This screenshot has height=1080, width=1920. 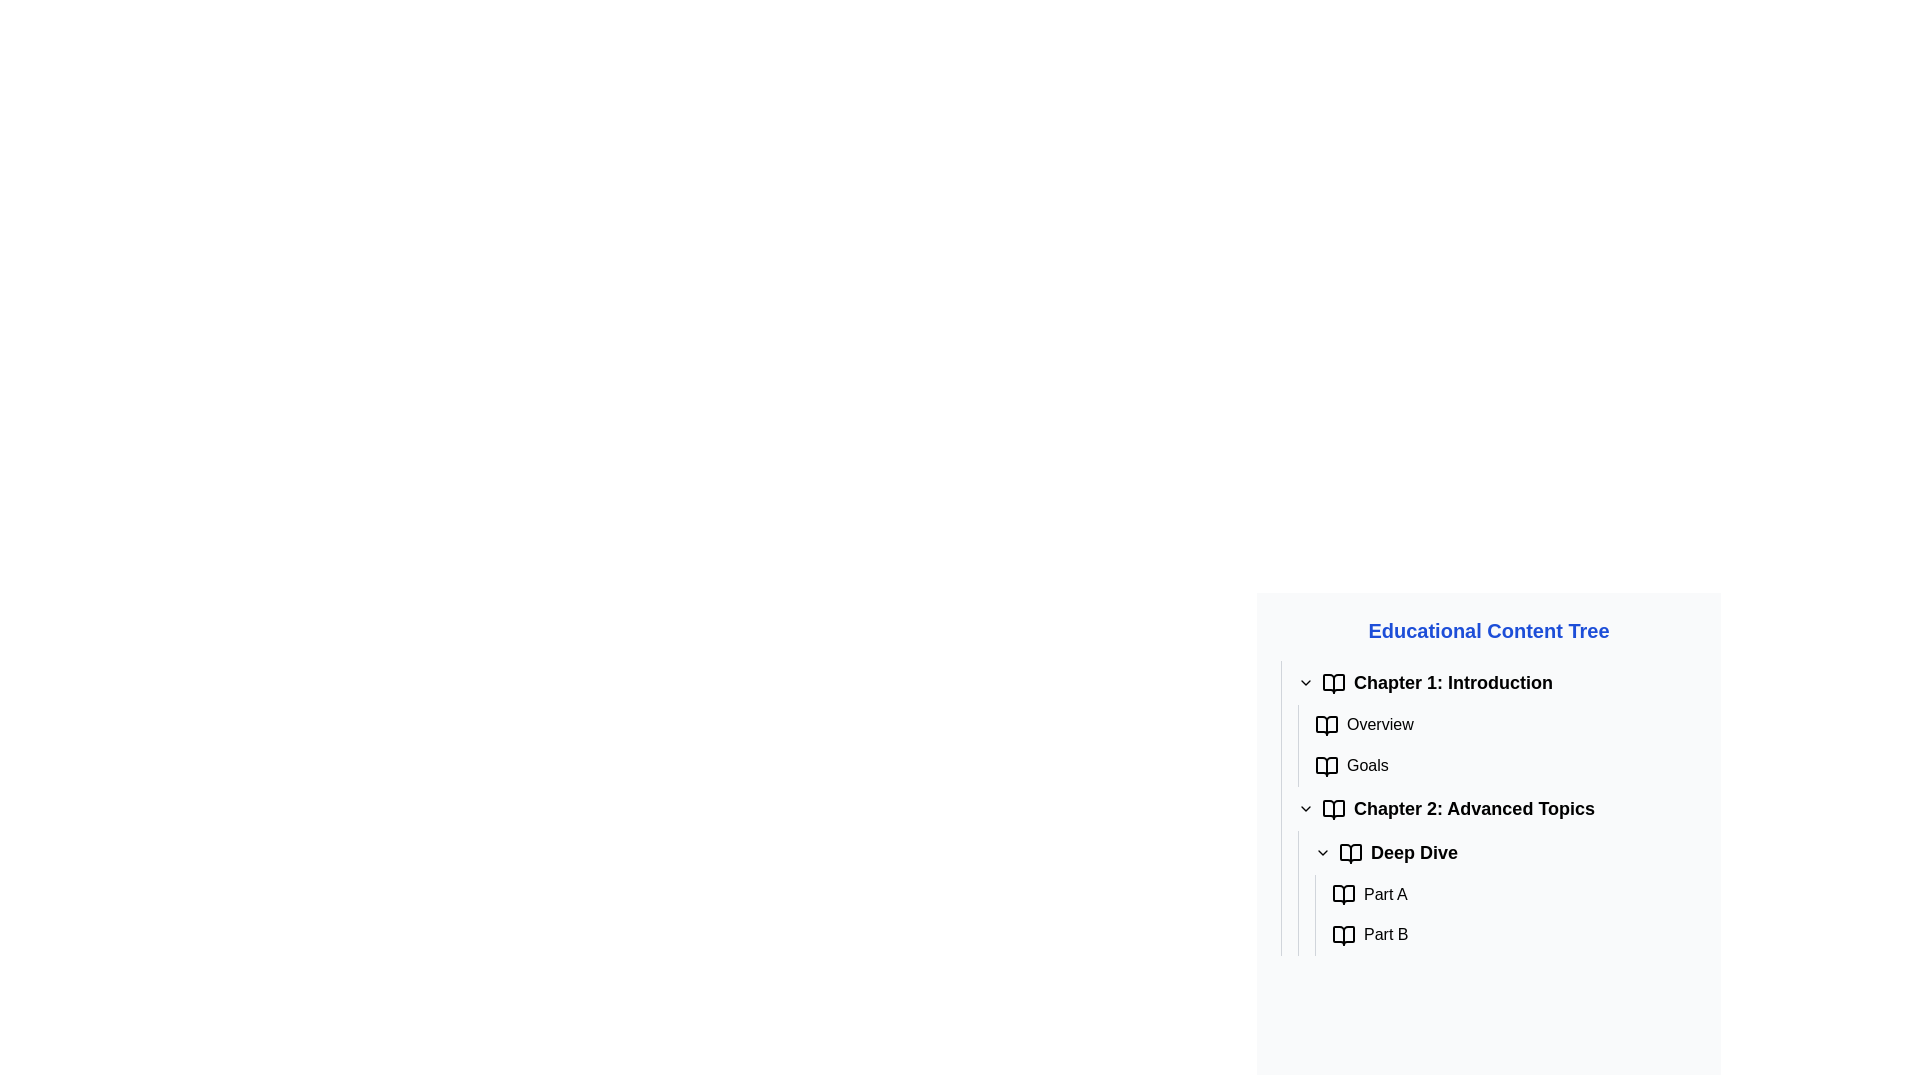 What do you see at coordinates (1396, 852) in the screenshot?
I see `the 'Deep Dive' clickable label with an icon, which has bold, large black font text and an open book icon, located under 'Chapter 2: Advanced Topics' in the tree structure` at bounding box center [1396, 852].